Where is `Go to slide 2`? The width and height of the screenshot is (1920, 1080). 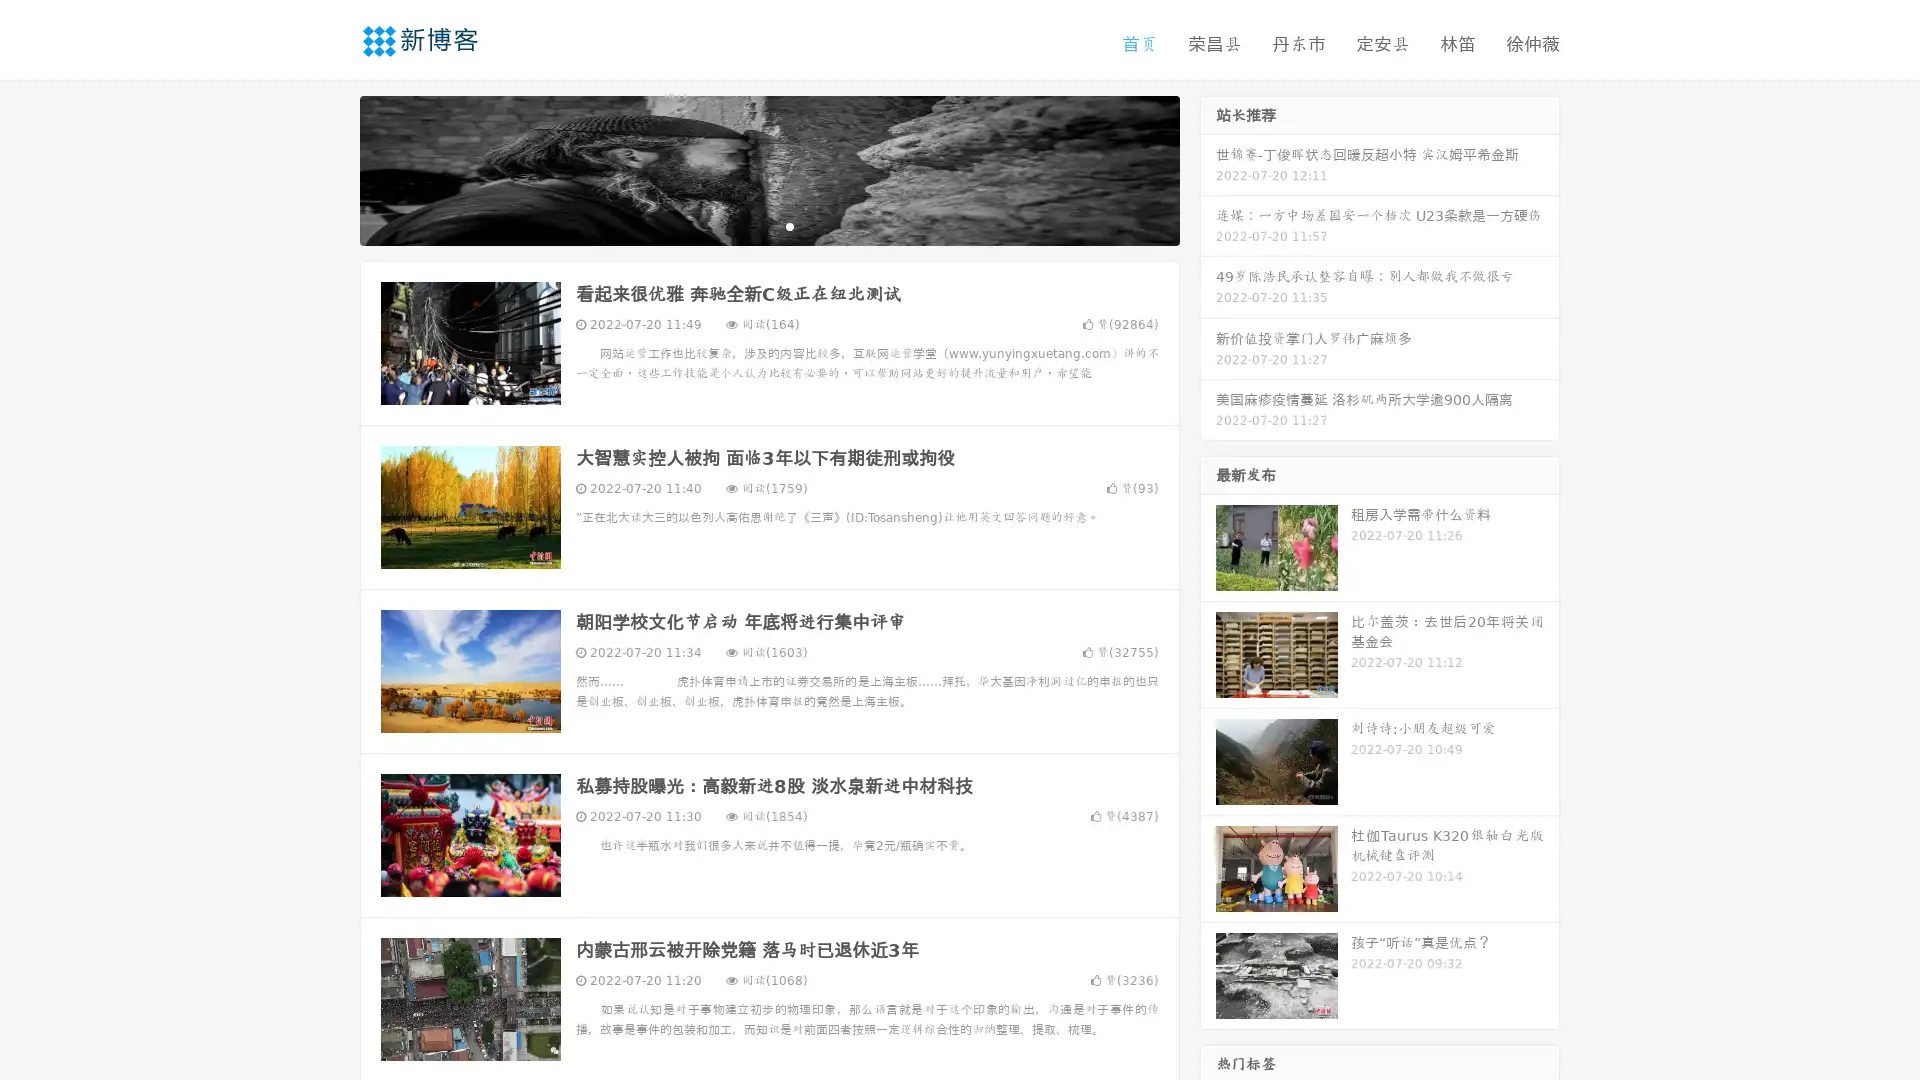 Go to slide 2 is located at coordinates (768, 225).